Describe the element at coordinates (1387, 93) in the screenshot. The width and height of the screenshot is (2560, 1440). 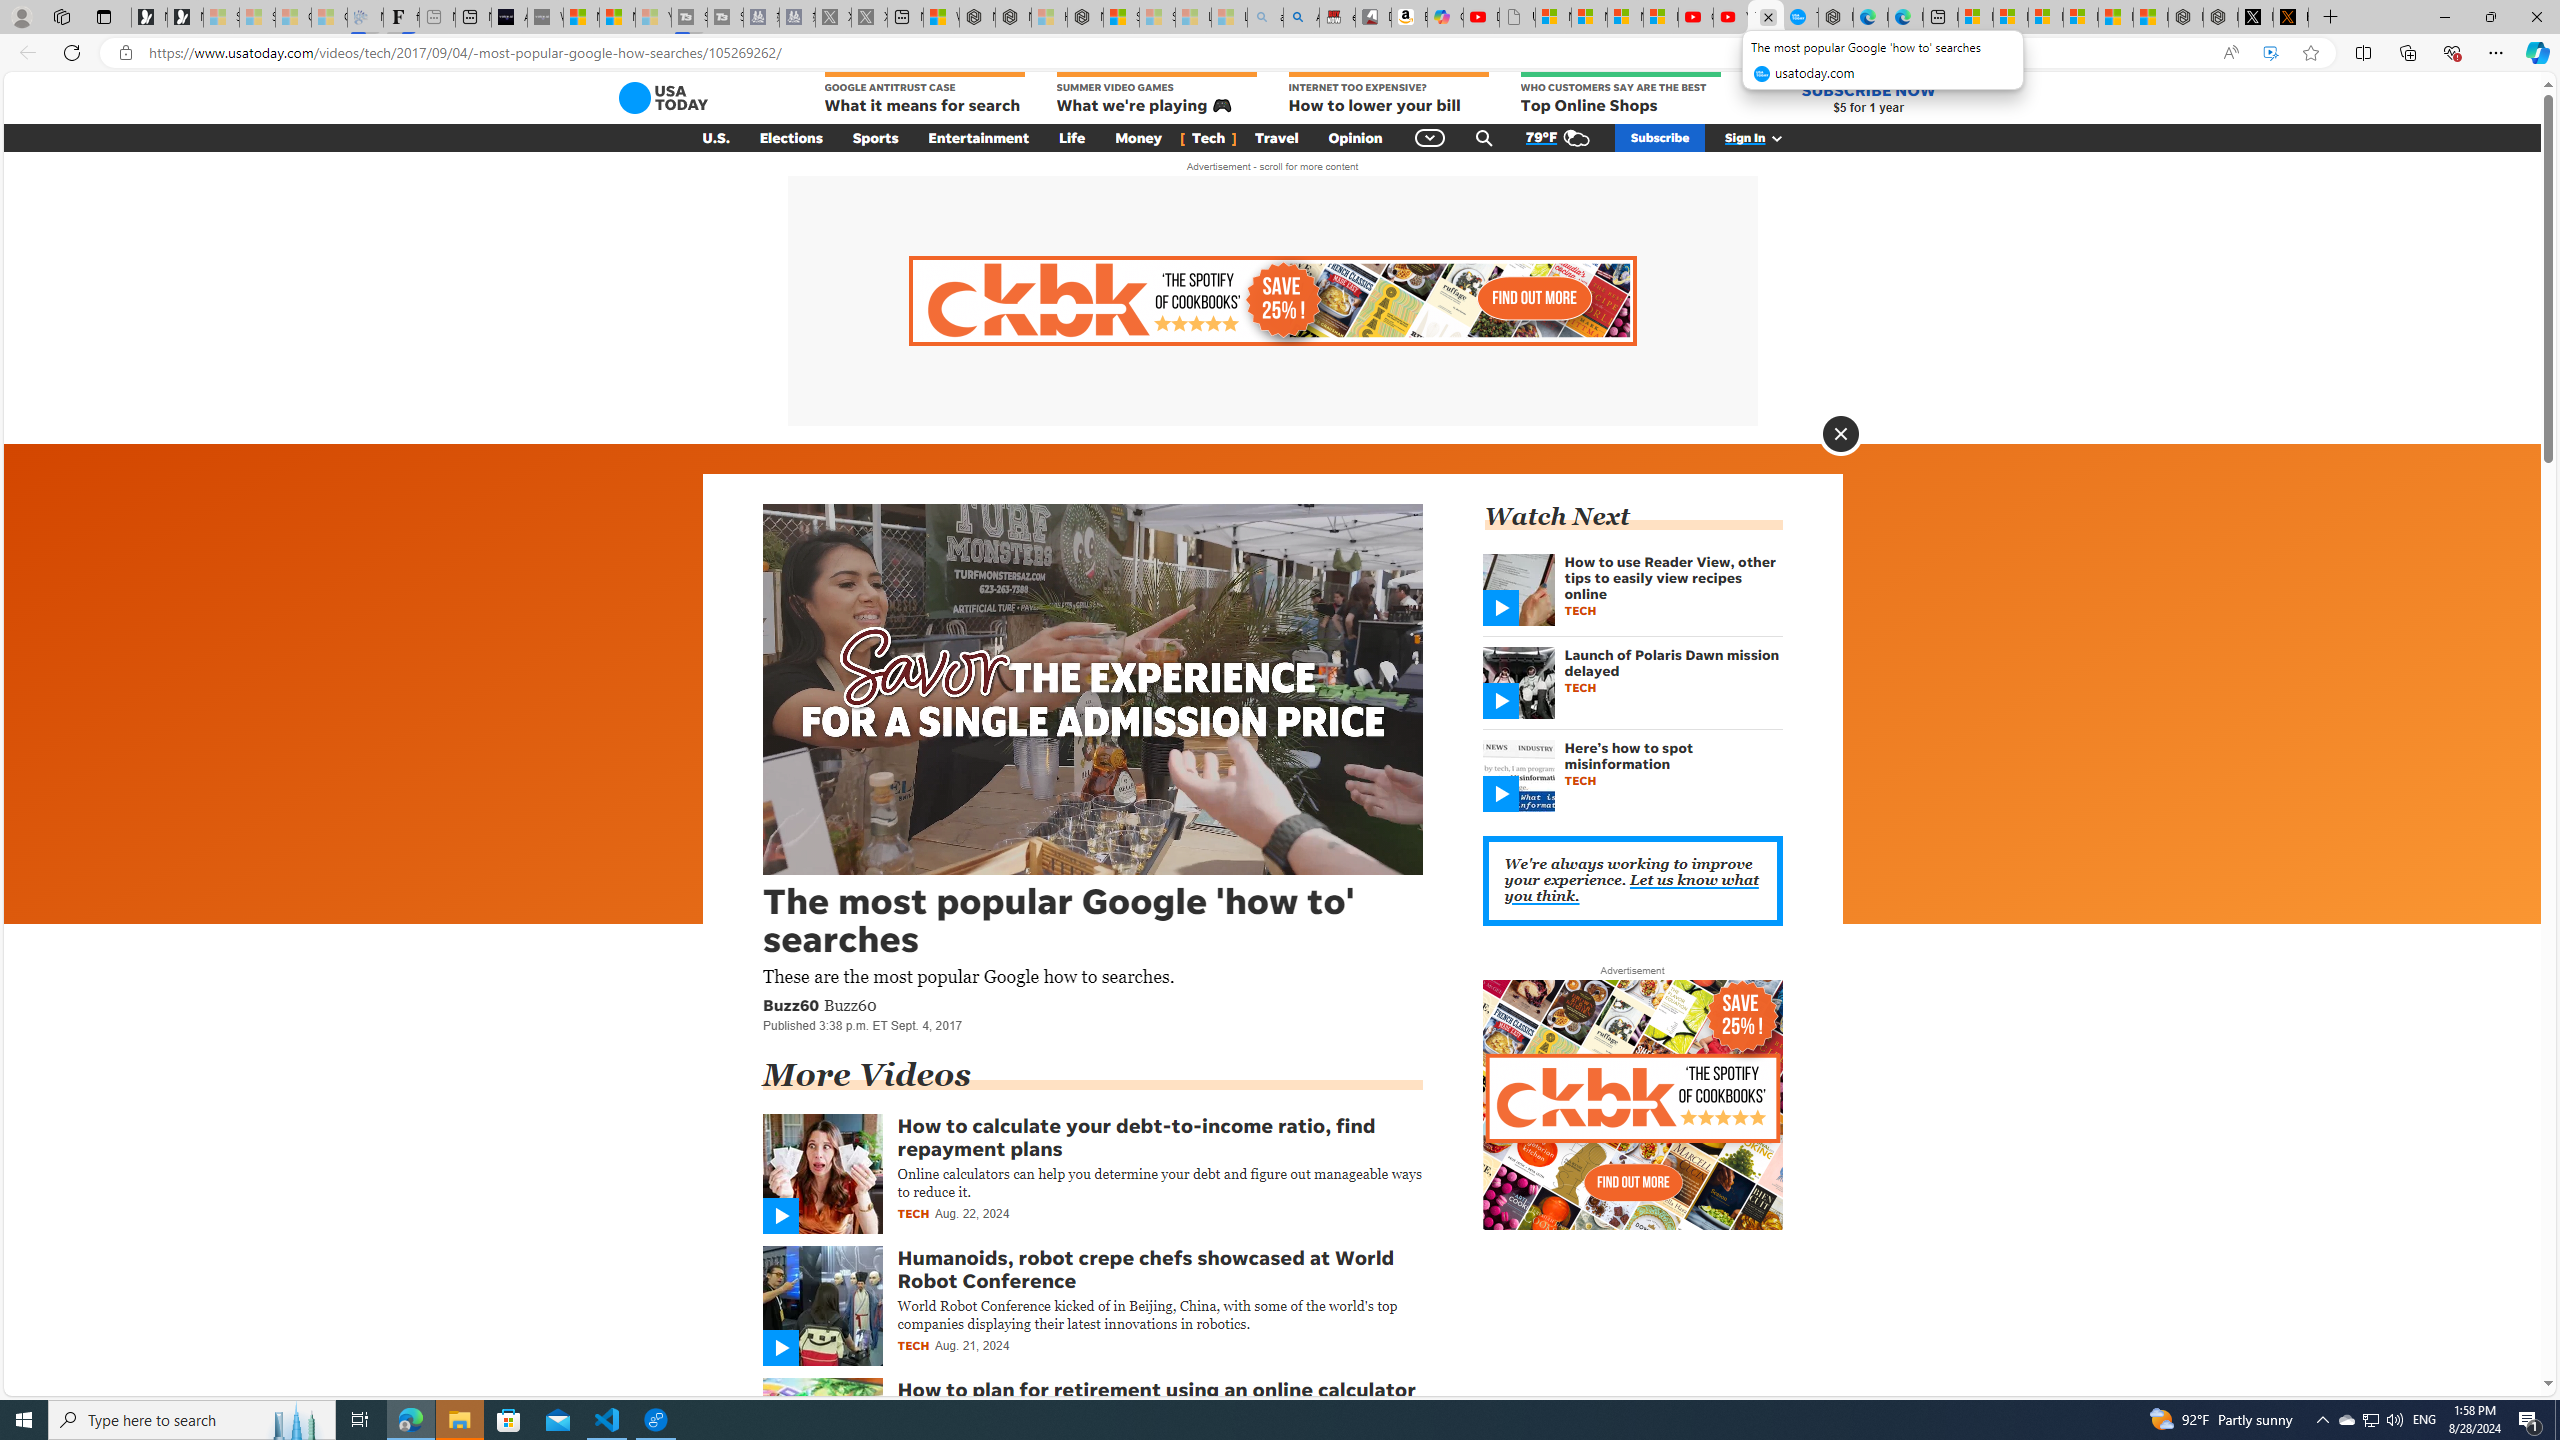
I see `'INTERNET TOO EXPENSIVE? How to lower your bill'` at that location.